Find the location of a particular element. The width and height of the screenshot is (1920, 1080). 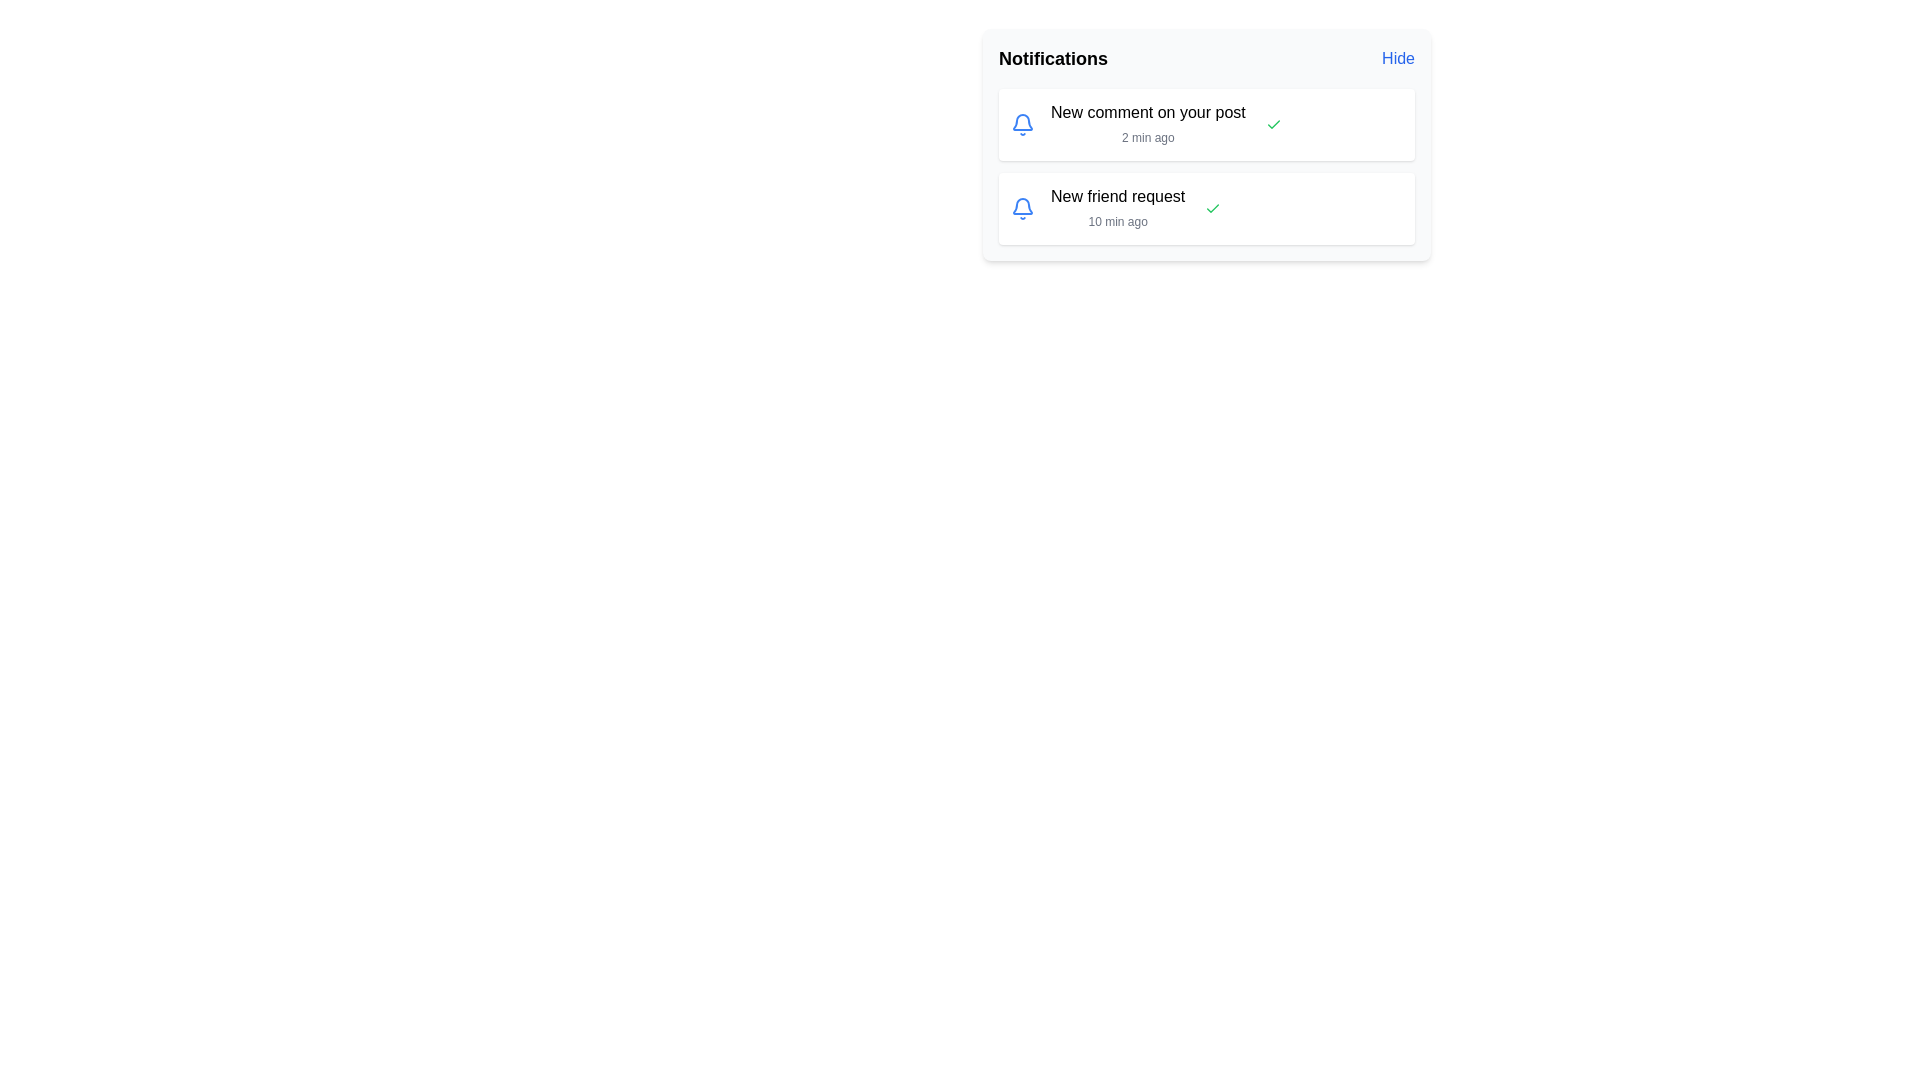

the timestamp text label that indicates the time elapsed since the 'New friend request' notification, positioned below and slightly to the right of it is located at coordinates (1117, 222).